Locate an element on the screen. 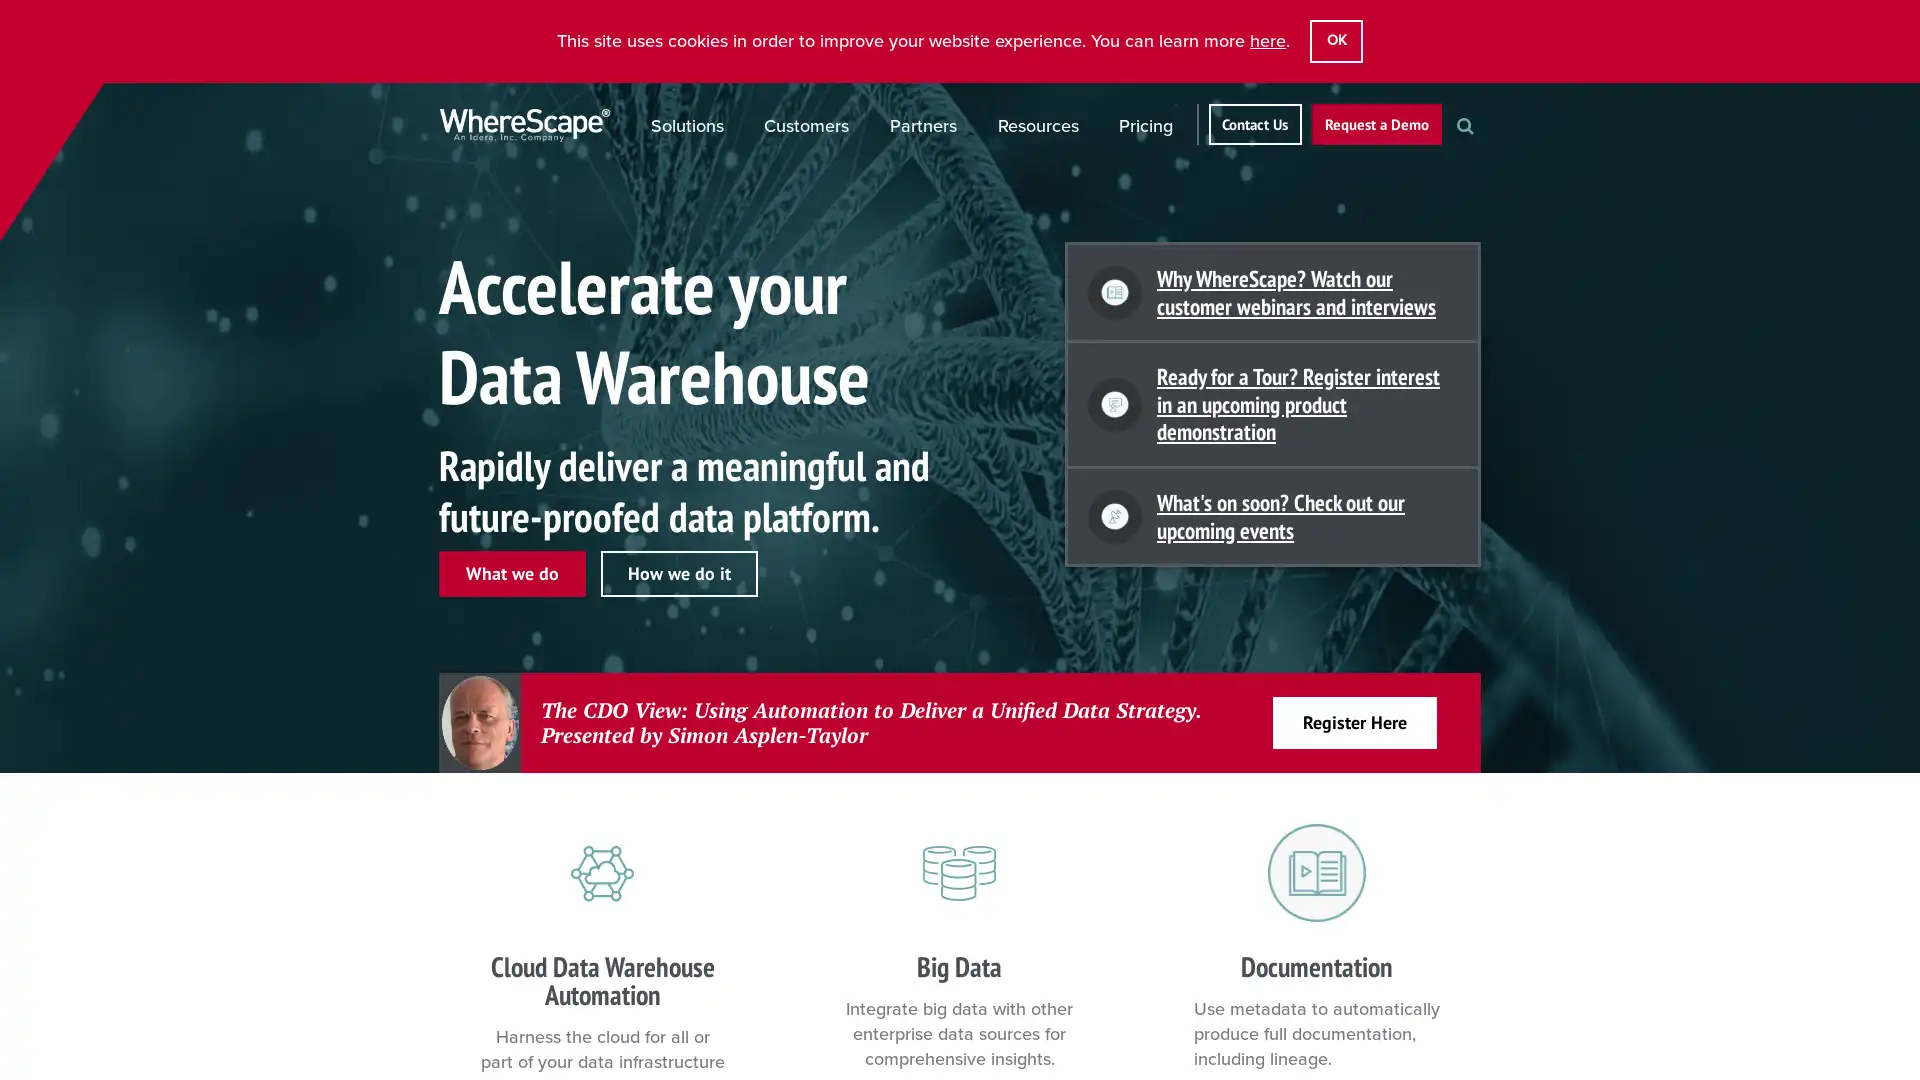 This screenshot has width=1920, height=1080. OK is located at coordinates (1335, 41).